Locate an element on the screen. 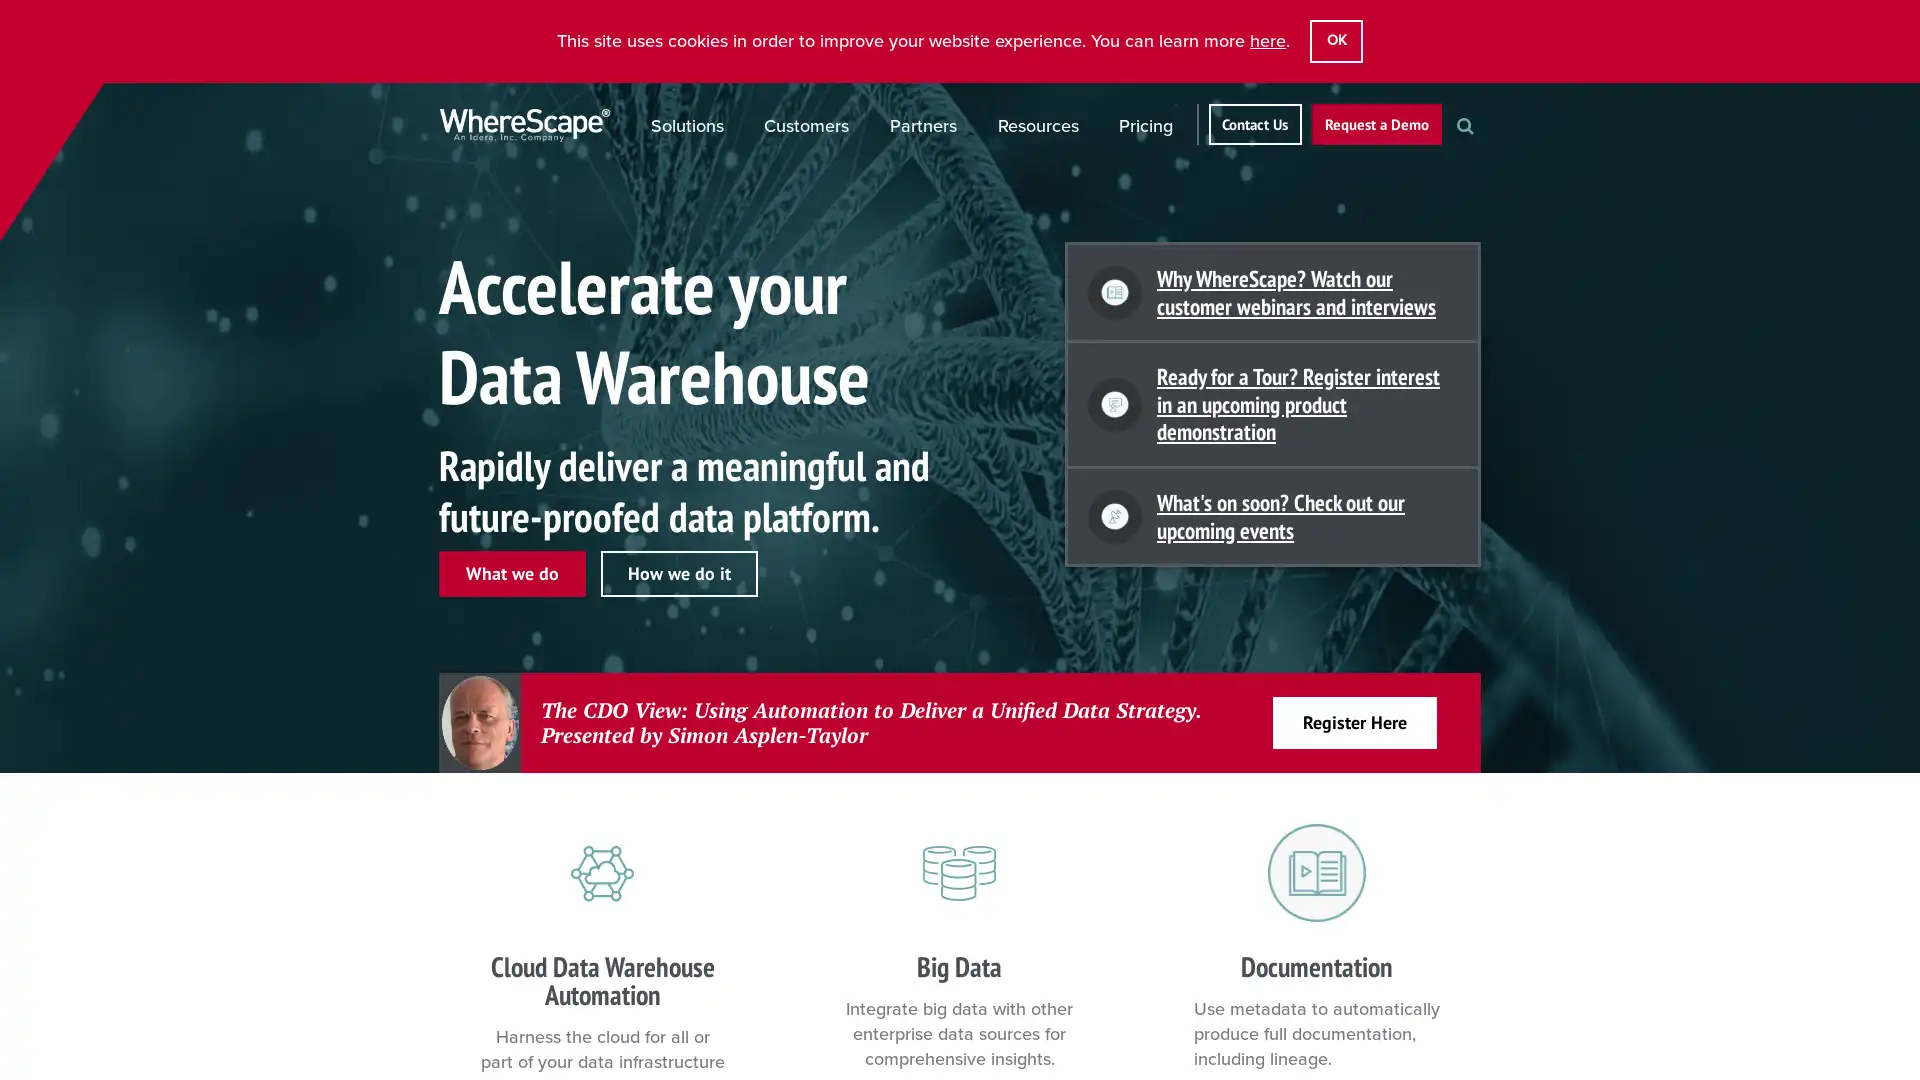 This screenshot has width=1920, height=1080. OK is located at coordinates (1335, 41).